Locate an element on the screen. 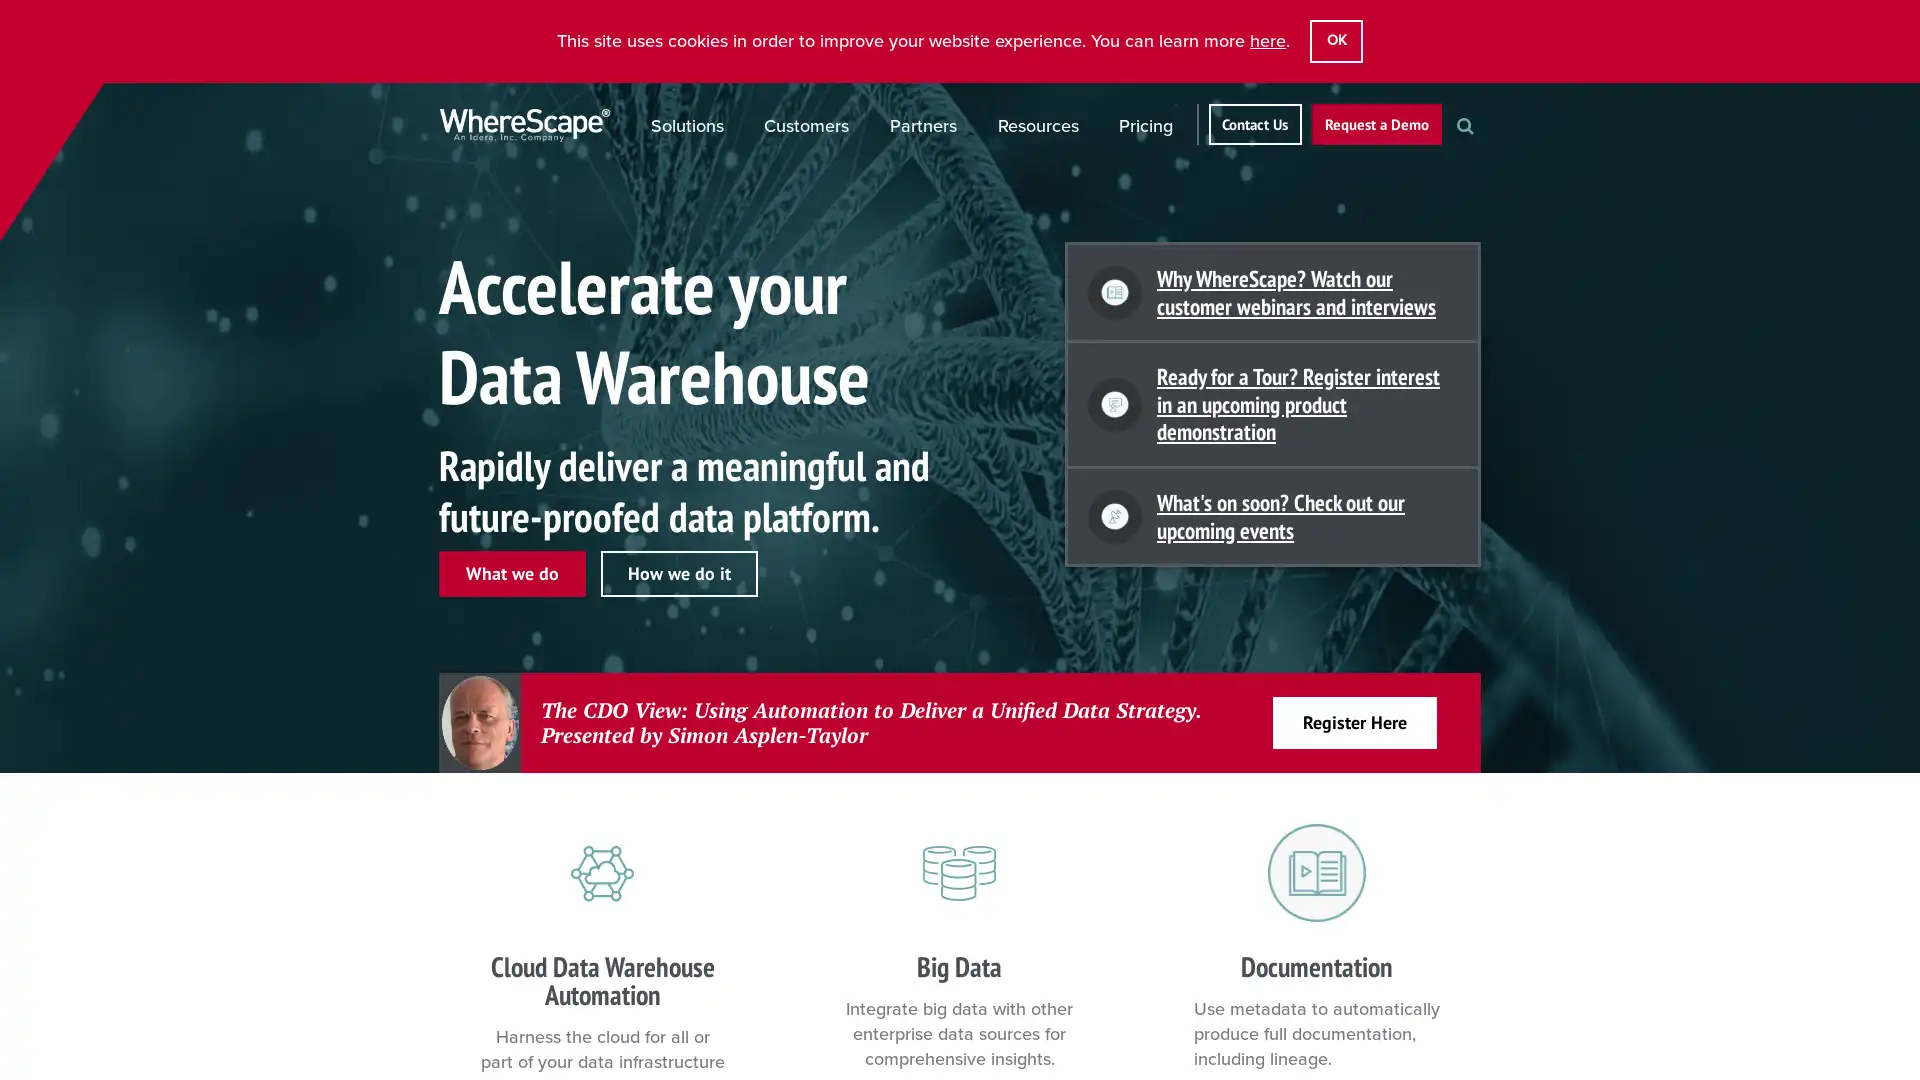 This screenshot has width=1920, height=1080. OK is located at coordinates (1335, 41).